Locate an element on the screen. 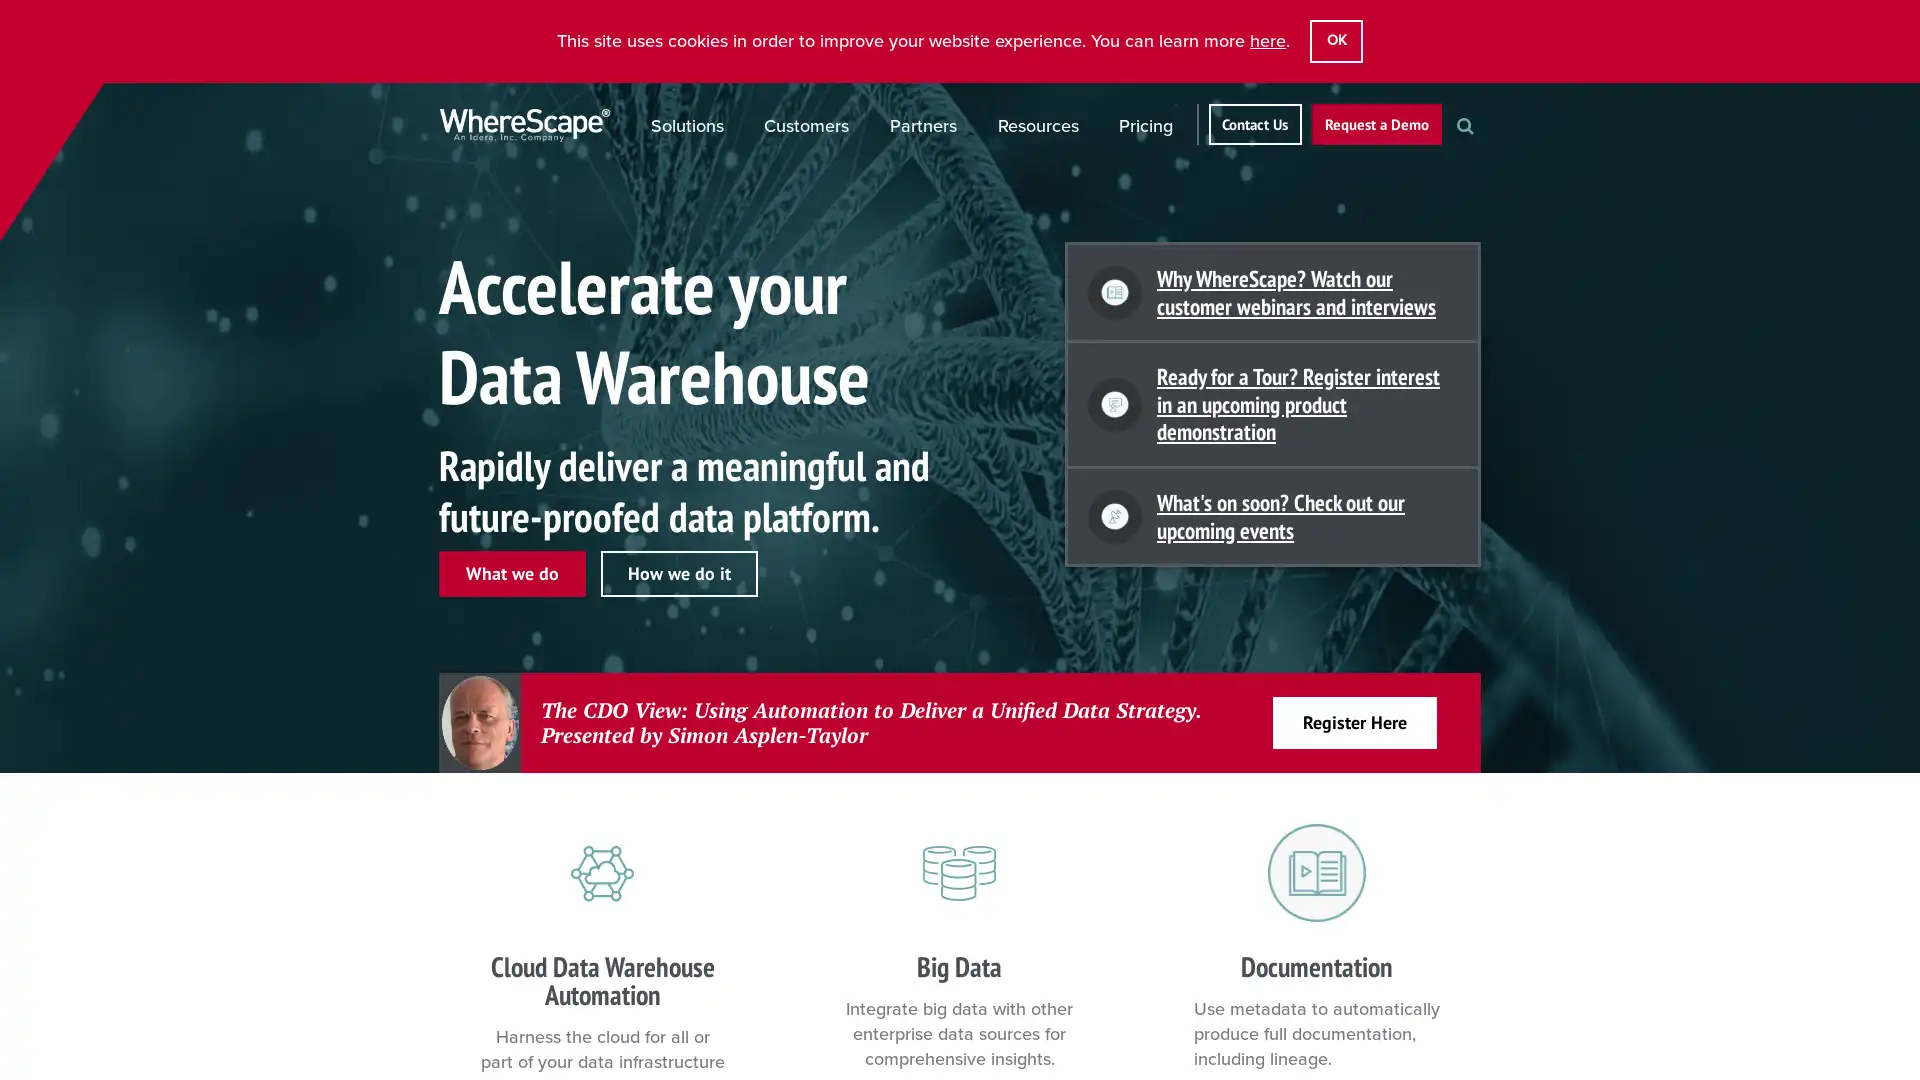 This screenshot has width=1920, height=1080. OK is located at coordinates (1335, 41).